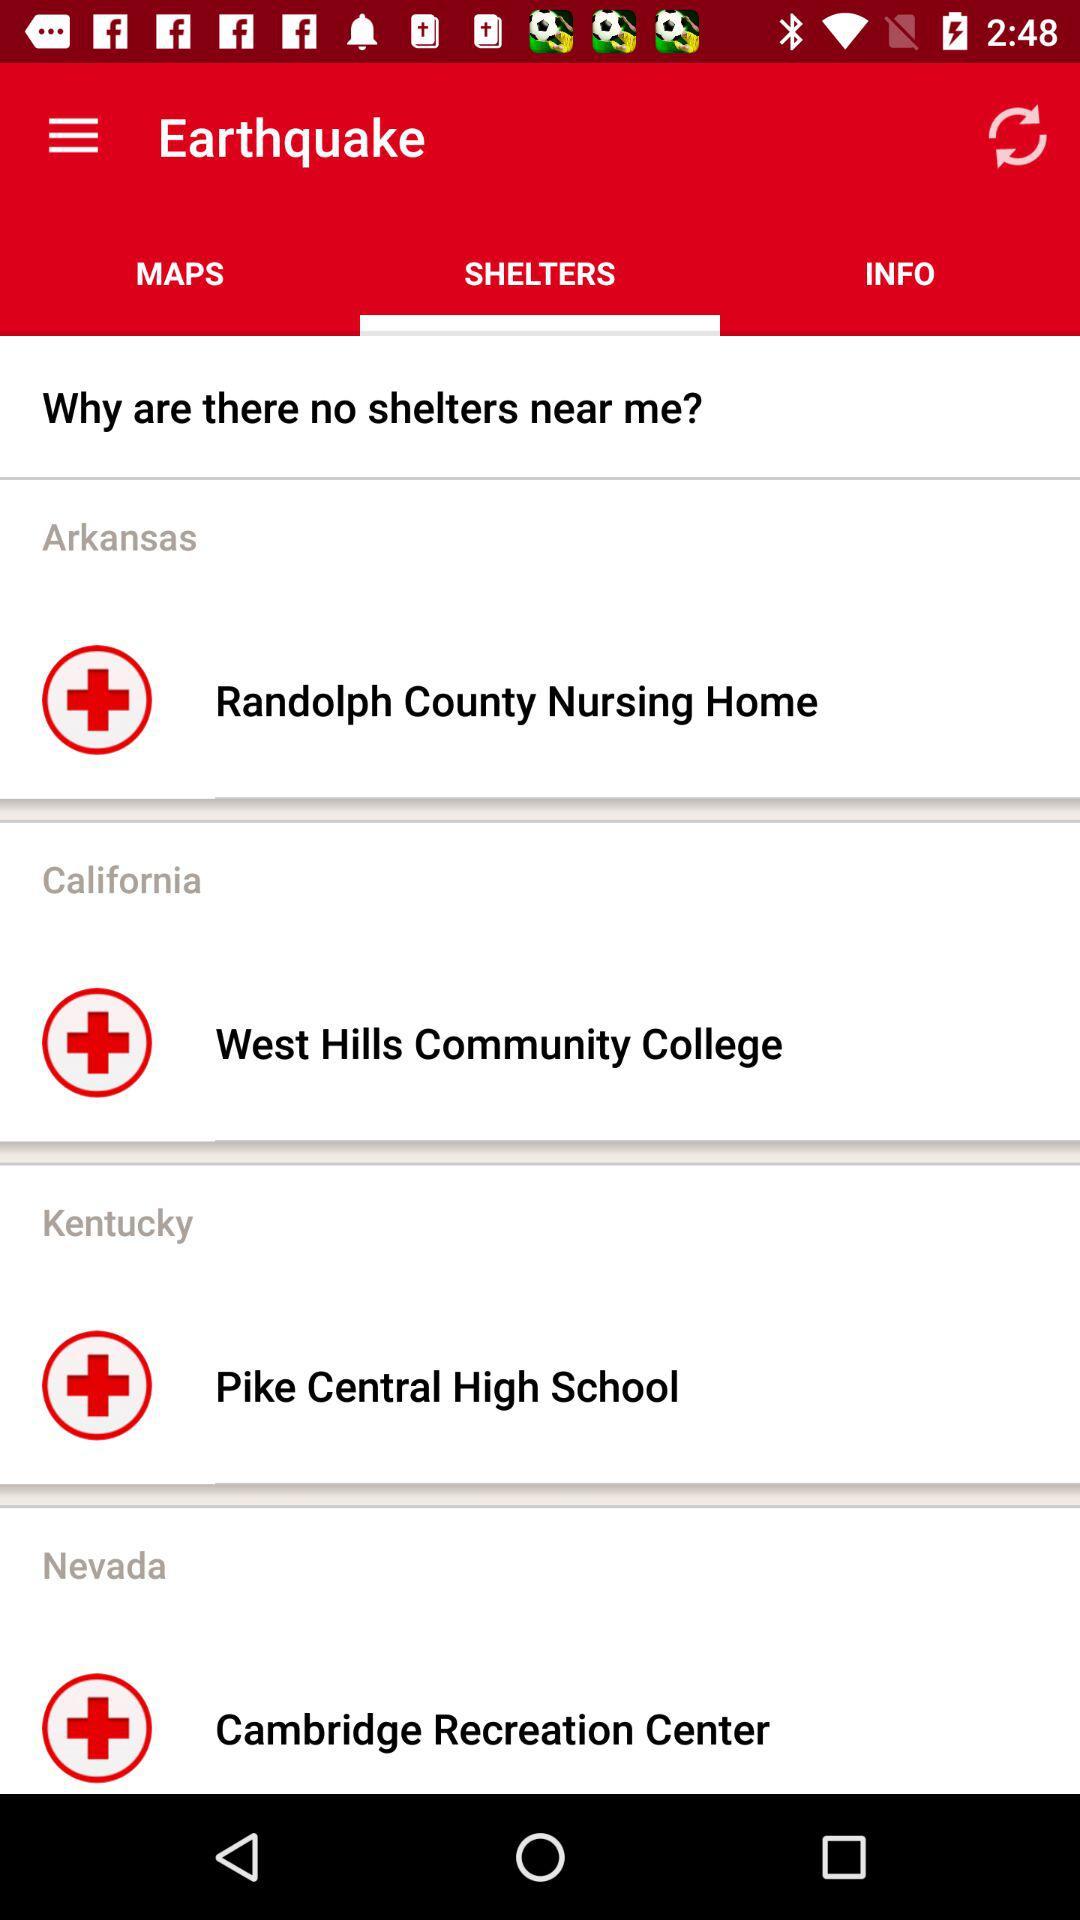 Image resolution: width=1080 pixels, height=1920 pixels. I want to click on the item above the why are there item, so click(180, 272).